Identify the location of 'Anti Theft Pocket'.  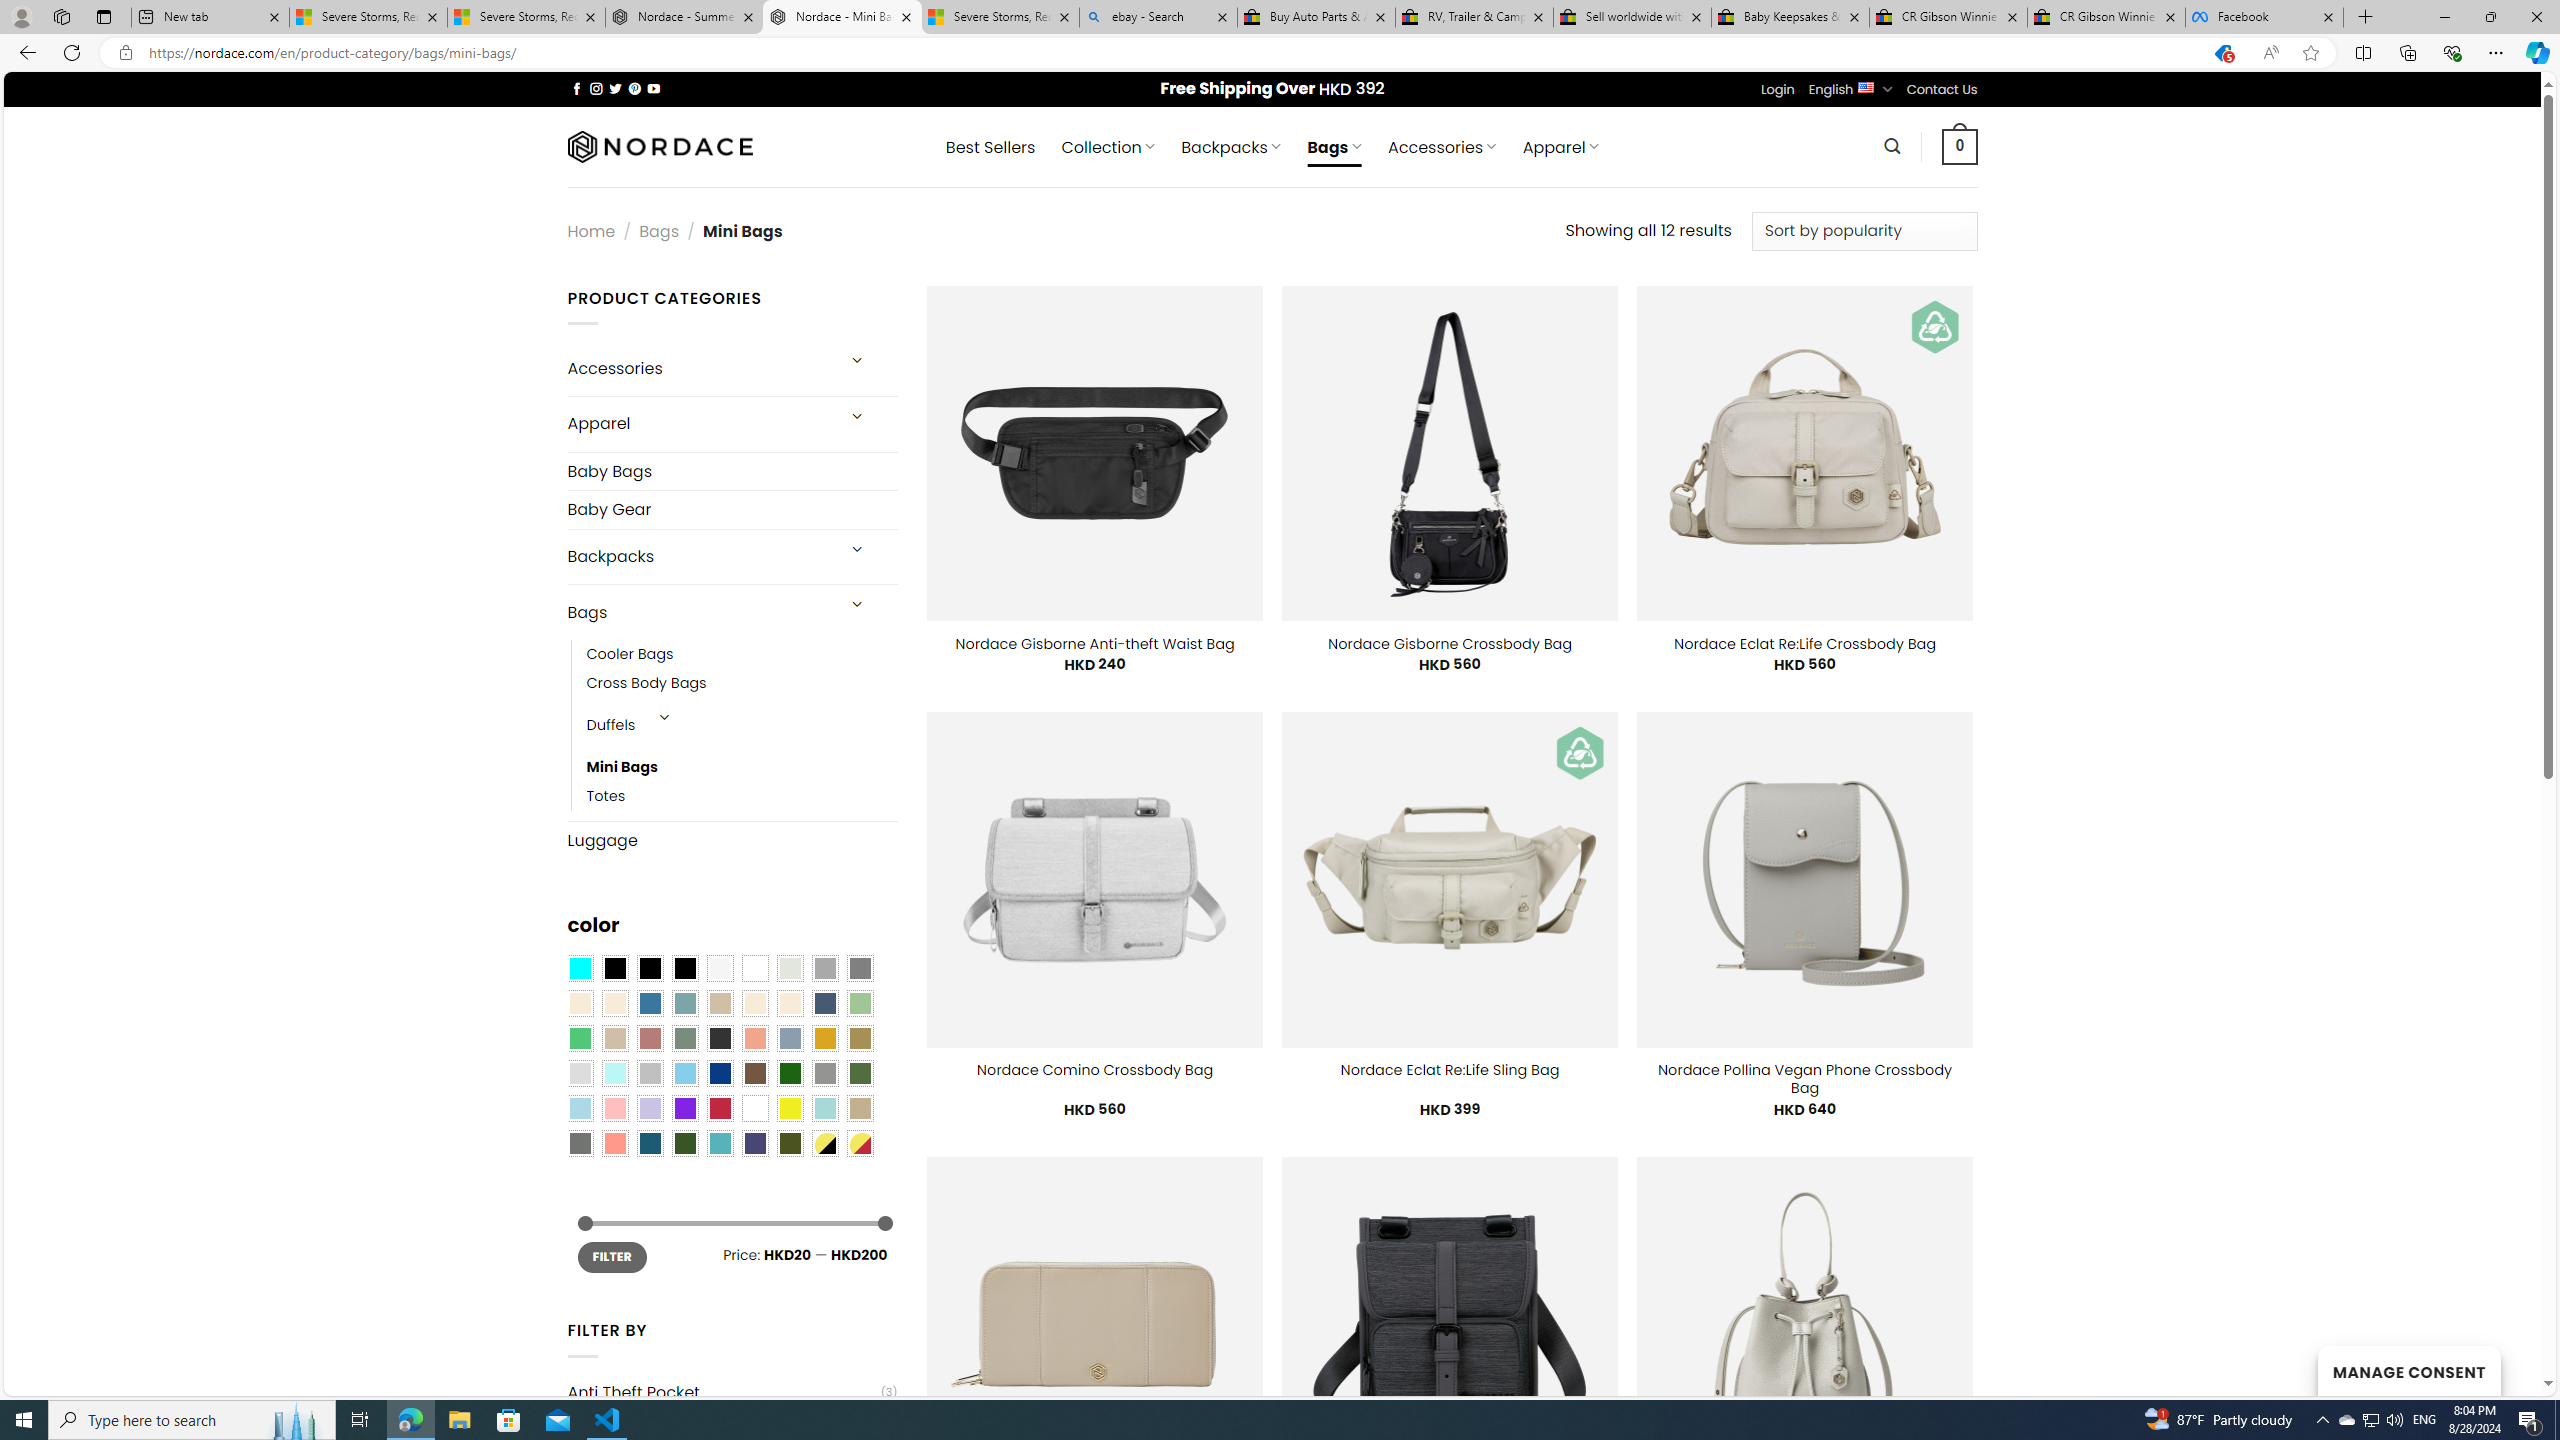
(722, 1391).